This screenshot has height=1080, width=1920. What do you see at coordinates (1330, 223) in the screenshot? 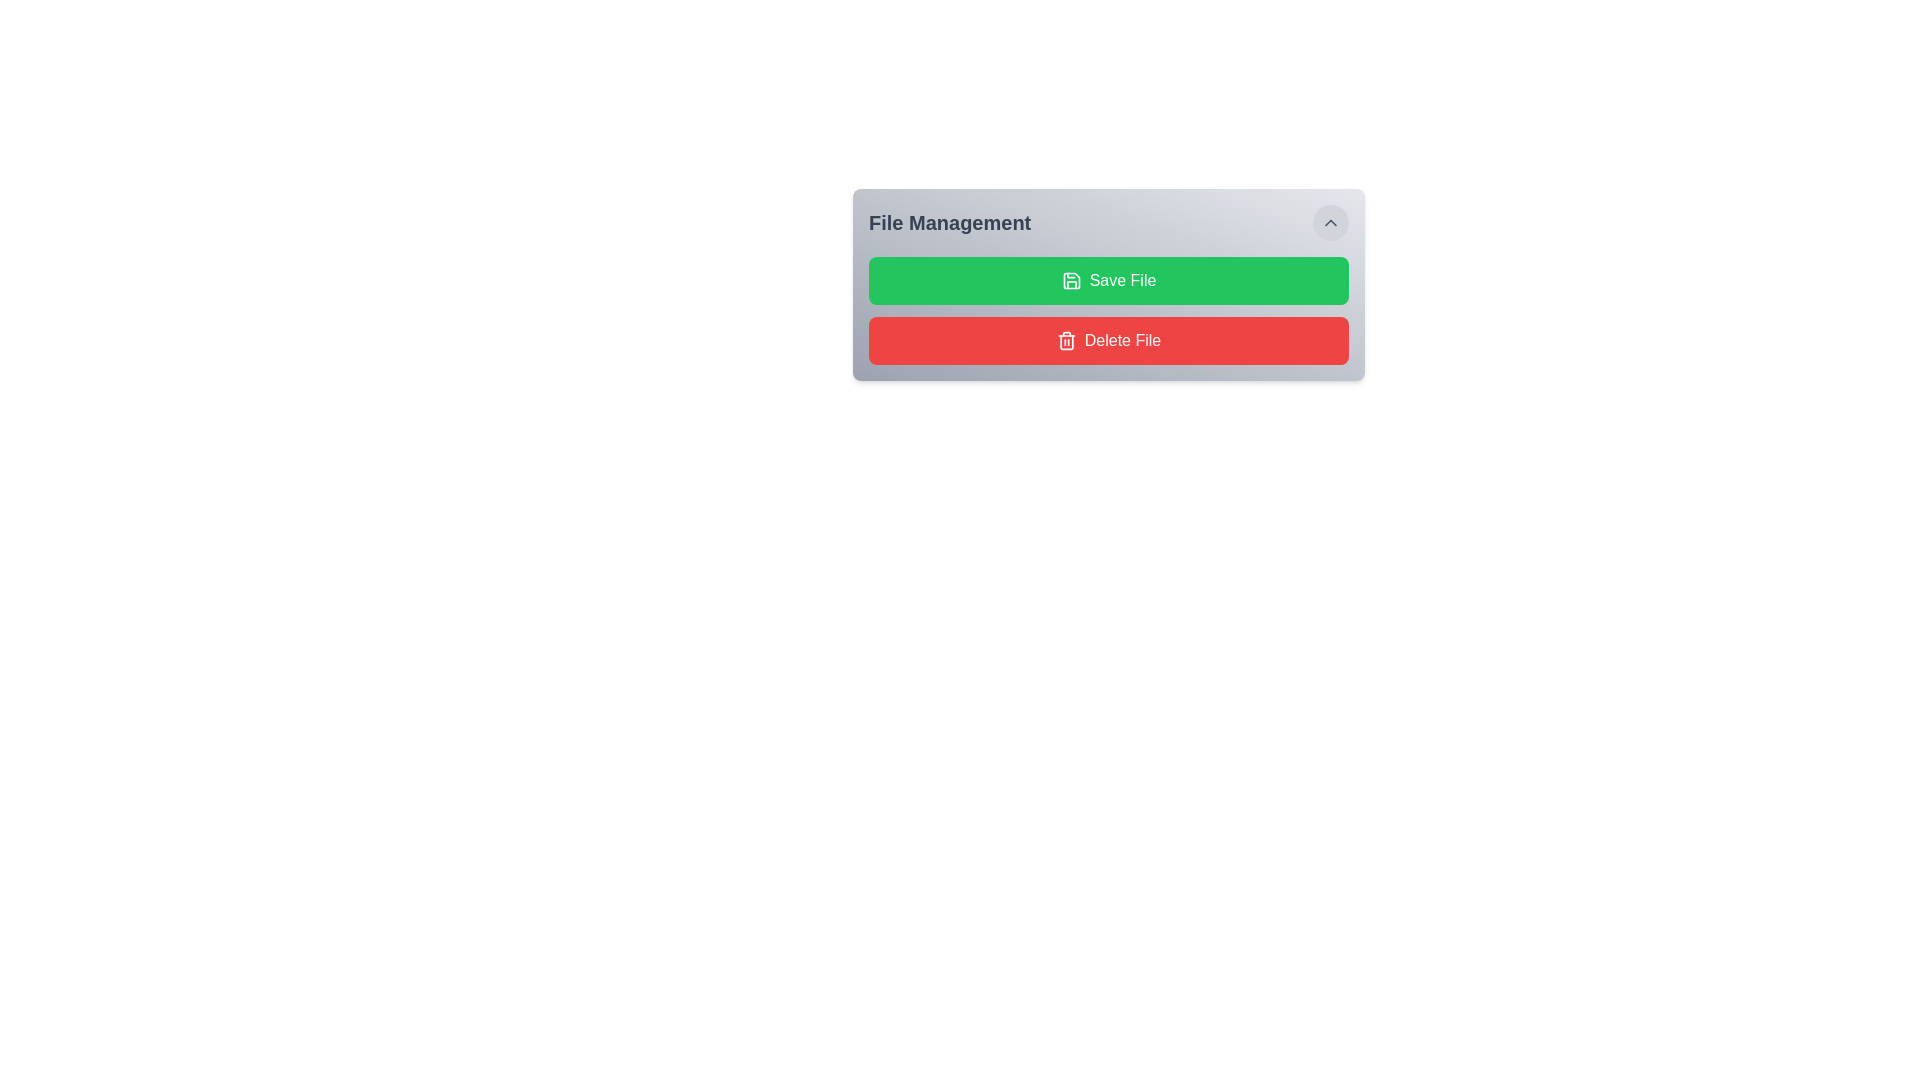
I see `the collapse button located in the top-right corner of the 'File Management' box, which features an upward-pointing chevron icon` at bounding box center [1330, 223].